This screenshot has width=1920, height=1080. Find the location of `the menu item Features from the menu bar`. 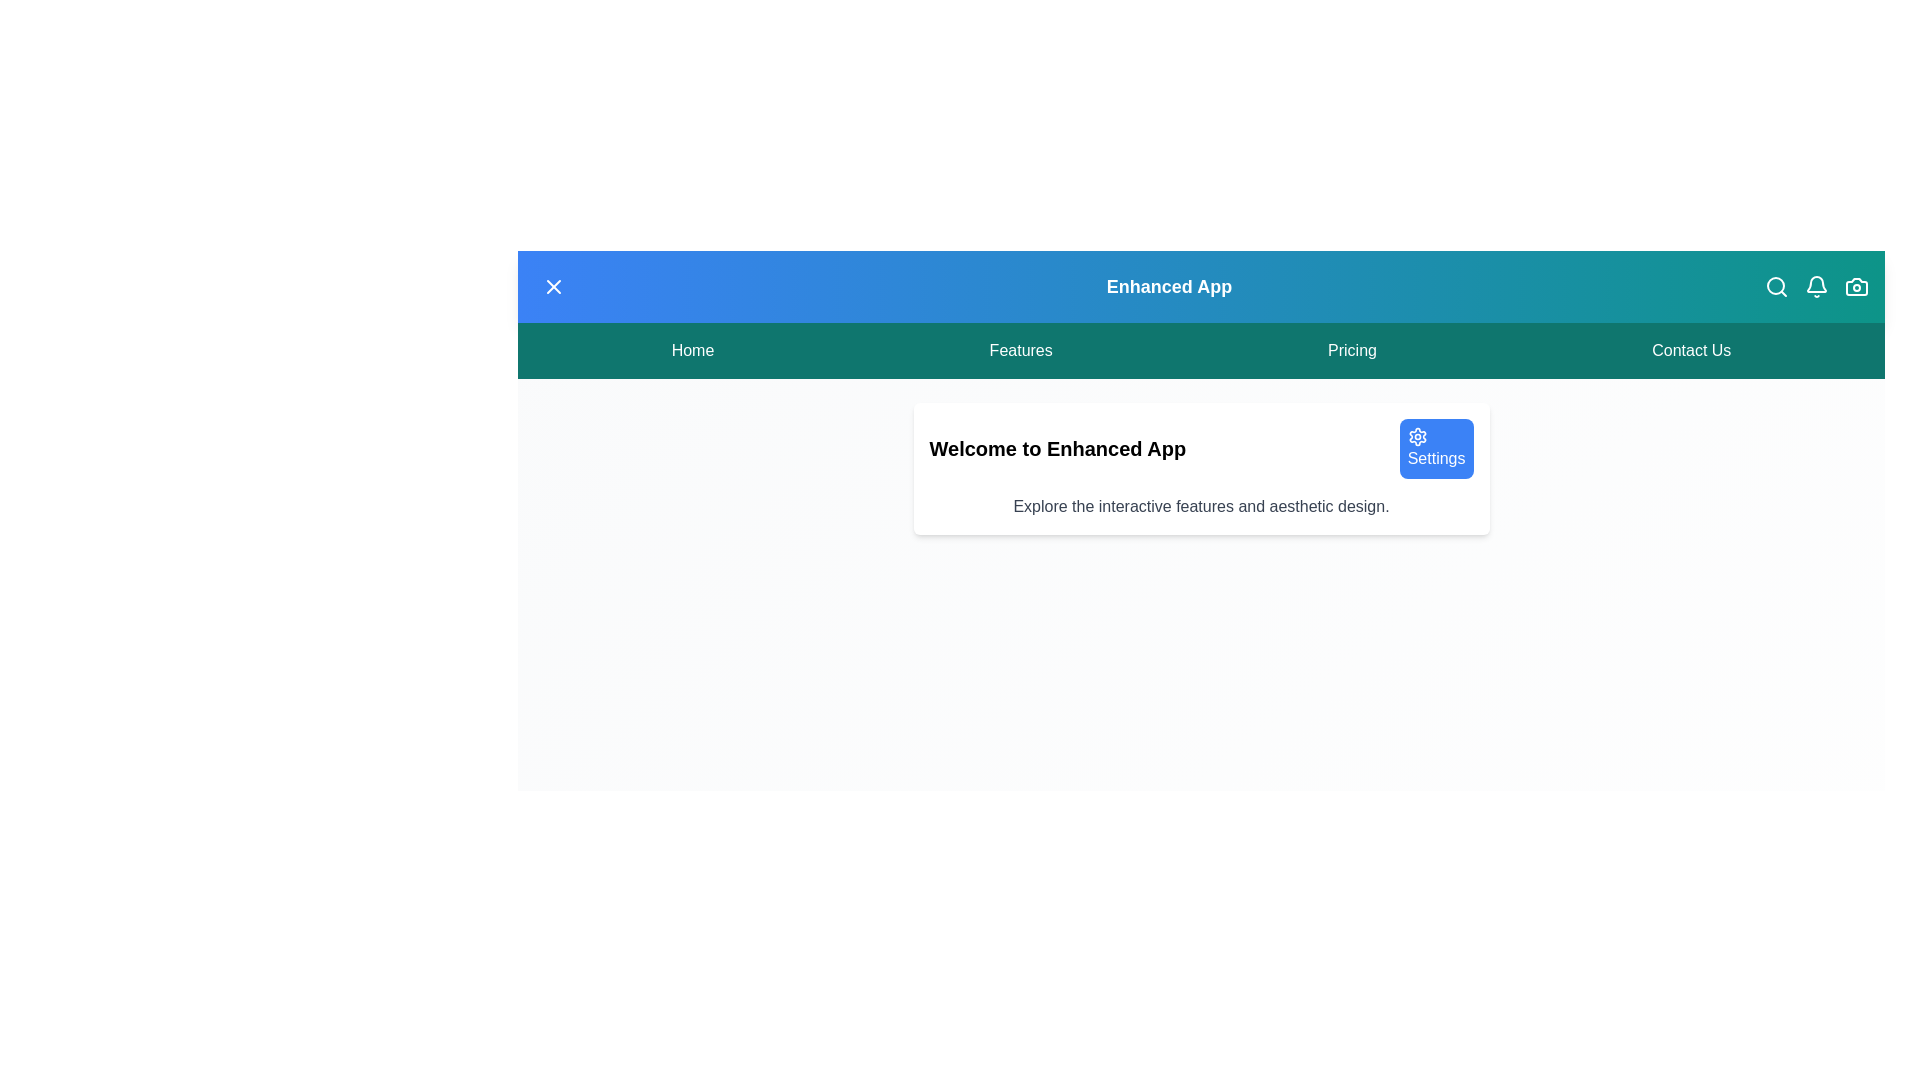

the menu item Features from the menu bar is located at coordinates (1021, 350).